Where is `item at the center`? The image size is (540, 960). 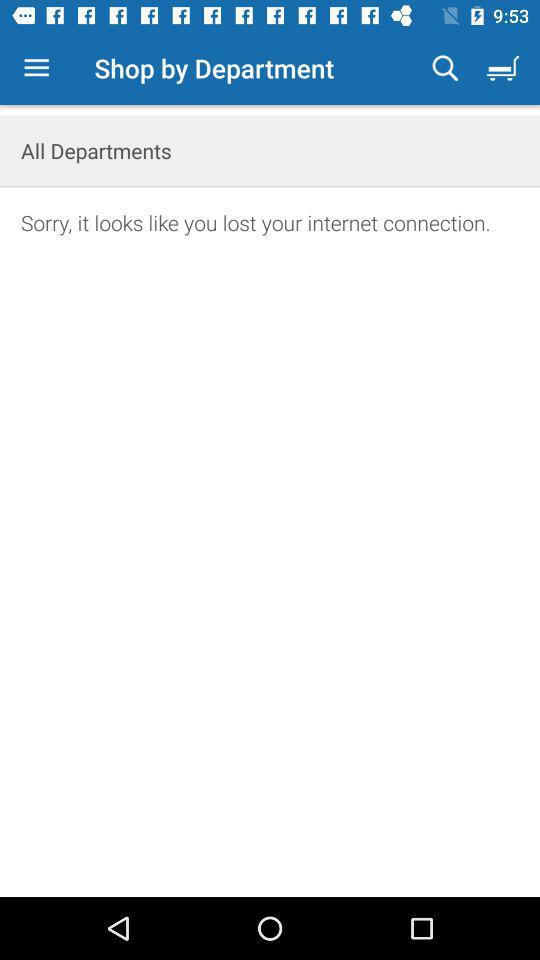
item at the center is located at coordinates (270, 577).